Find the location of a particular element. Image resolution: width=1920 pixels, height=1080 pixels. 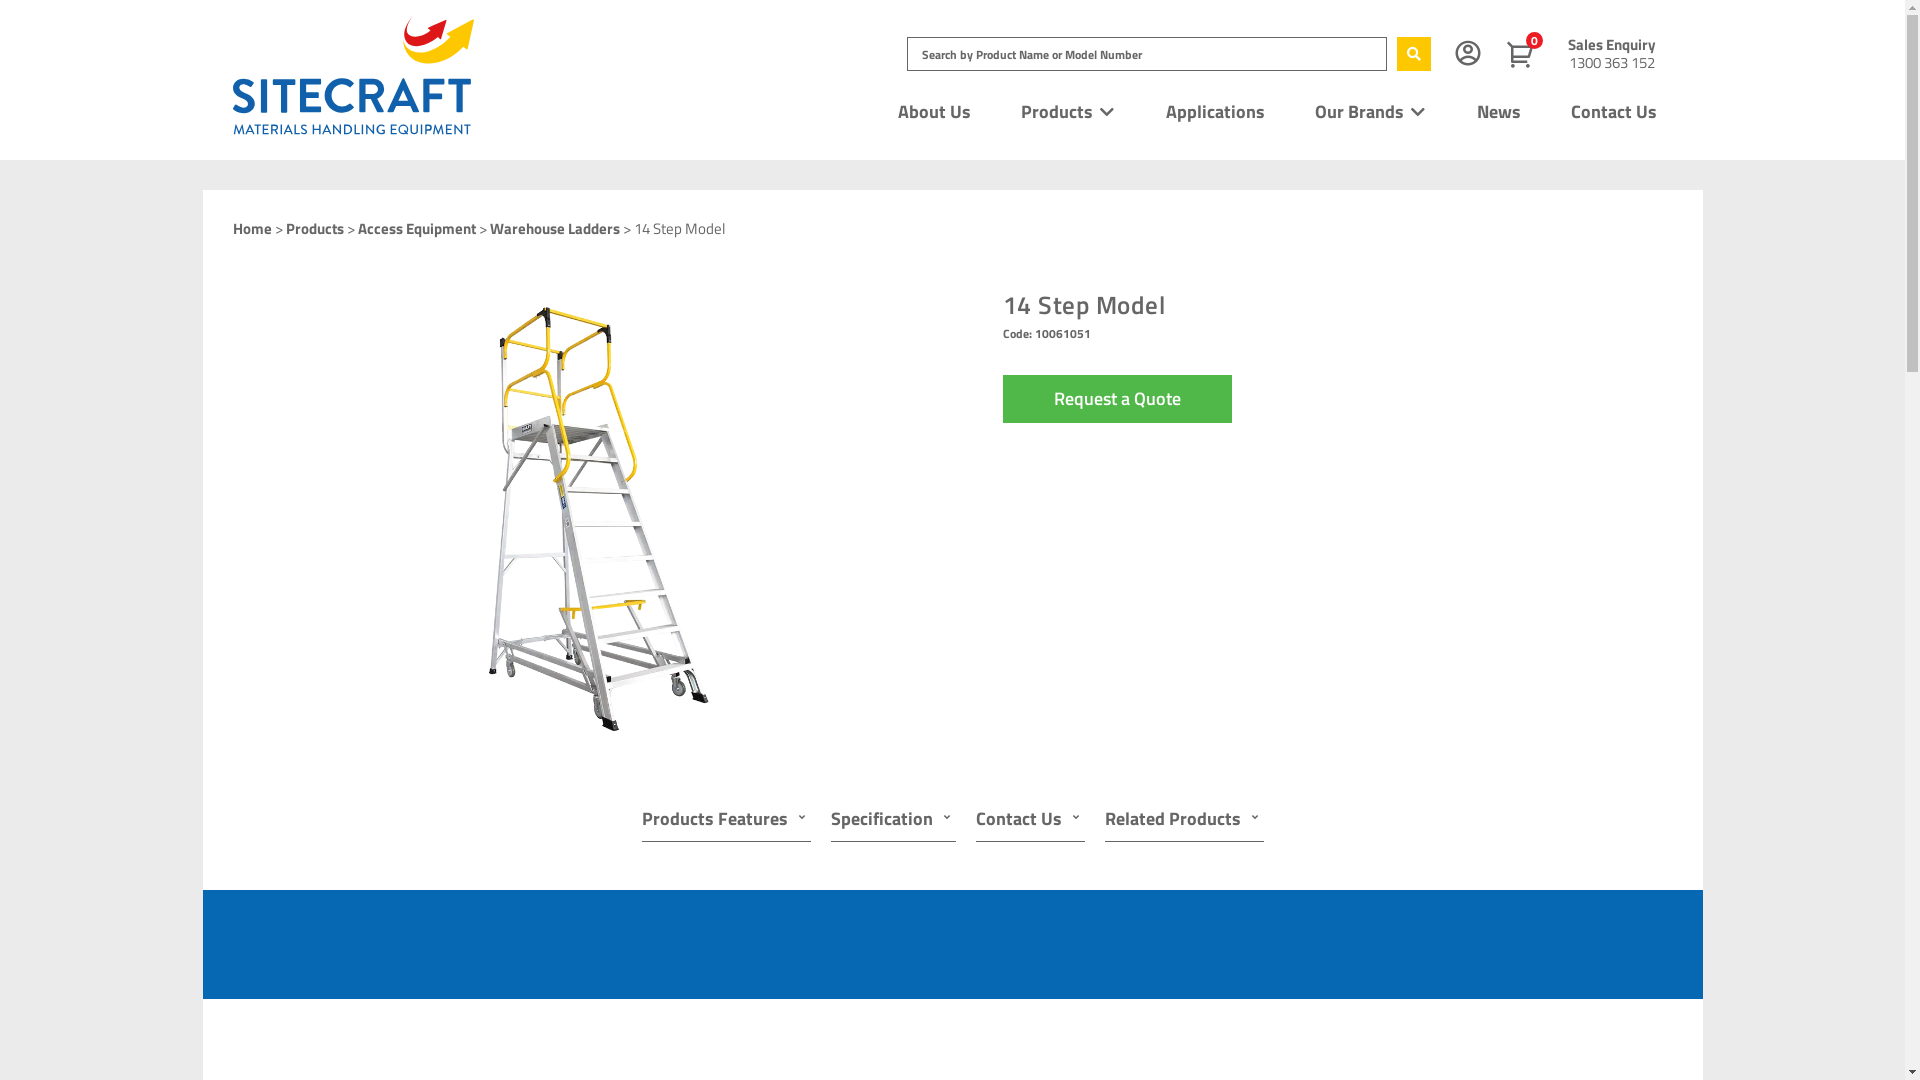

'Products' is located at coordinates (314, 227).